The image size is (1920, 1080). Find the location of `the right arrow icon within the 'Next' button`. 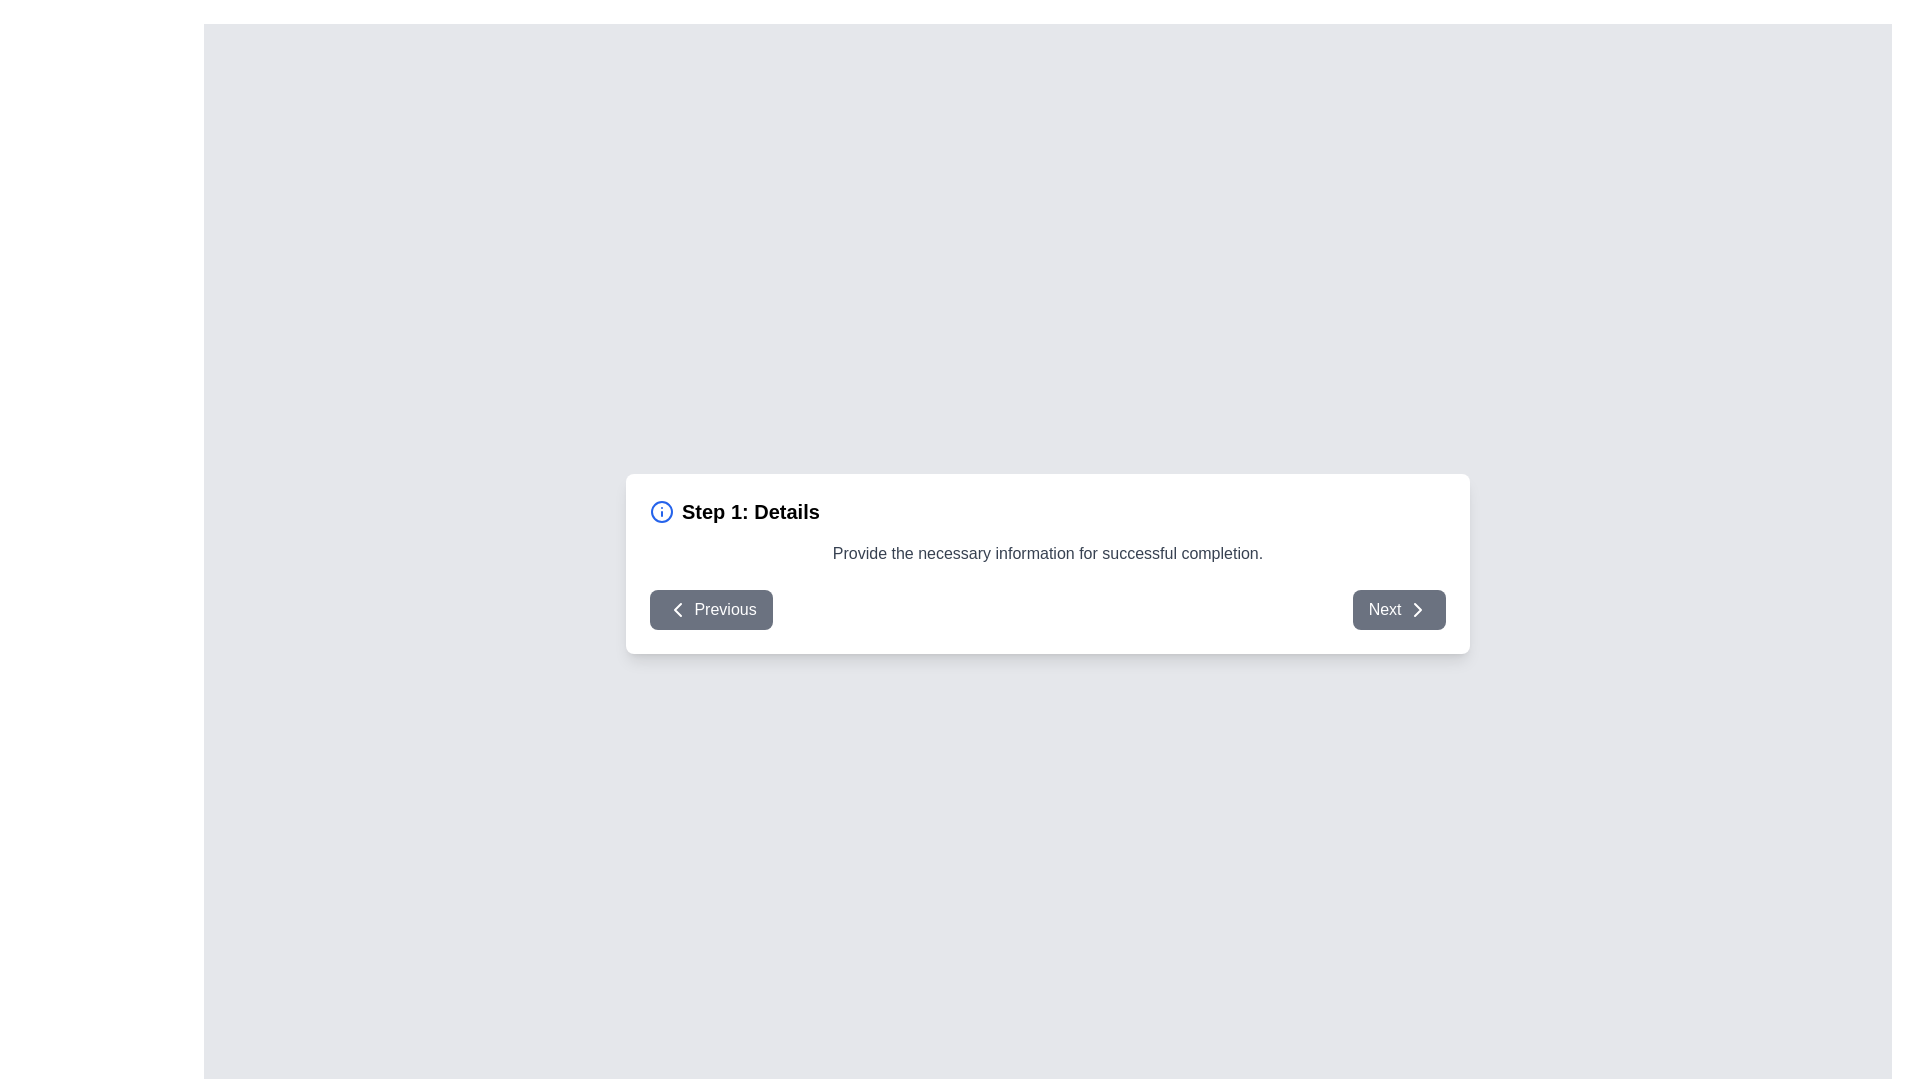

the right arrow icon within the 'Next' button is located at coordinates (1416, 608).